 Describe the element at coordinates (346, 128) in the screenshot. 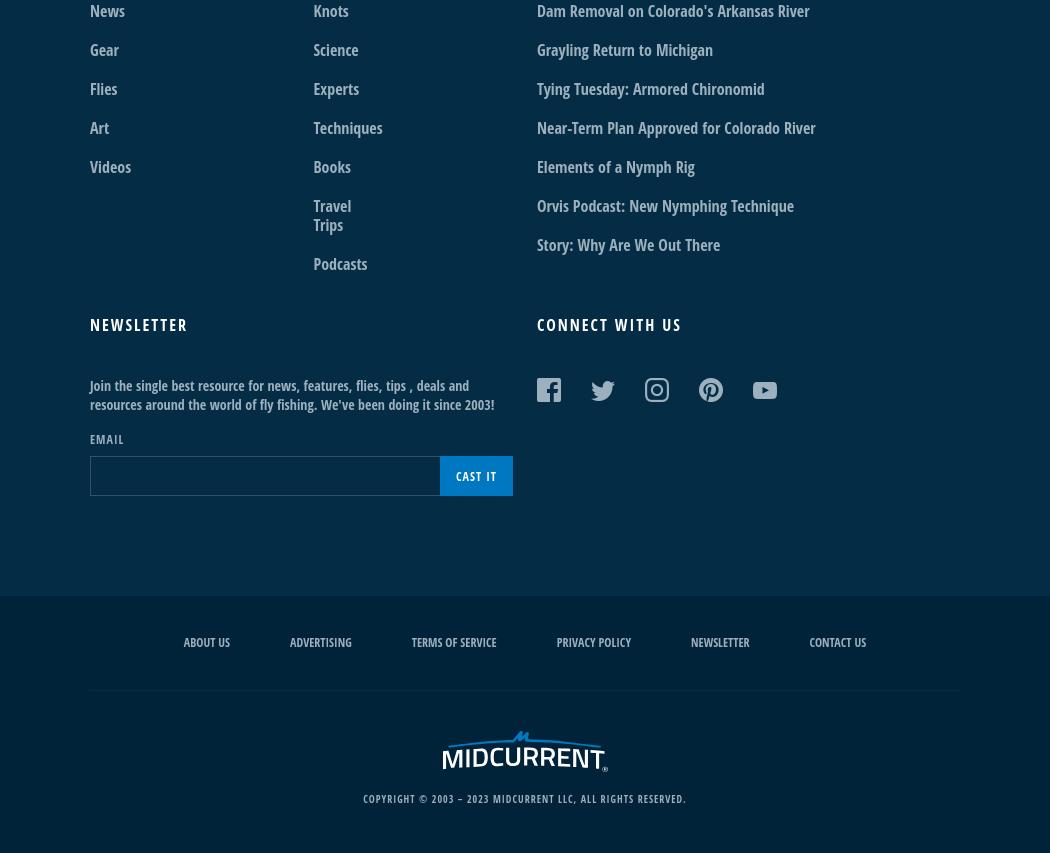

I see `'Techniques'` at that location.